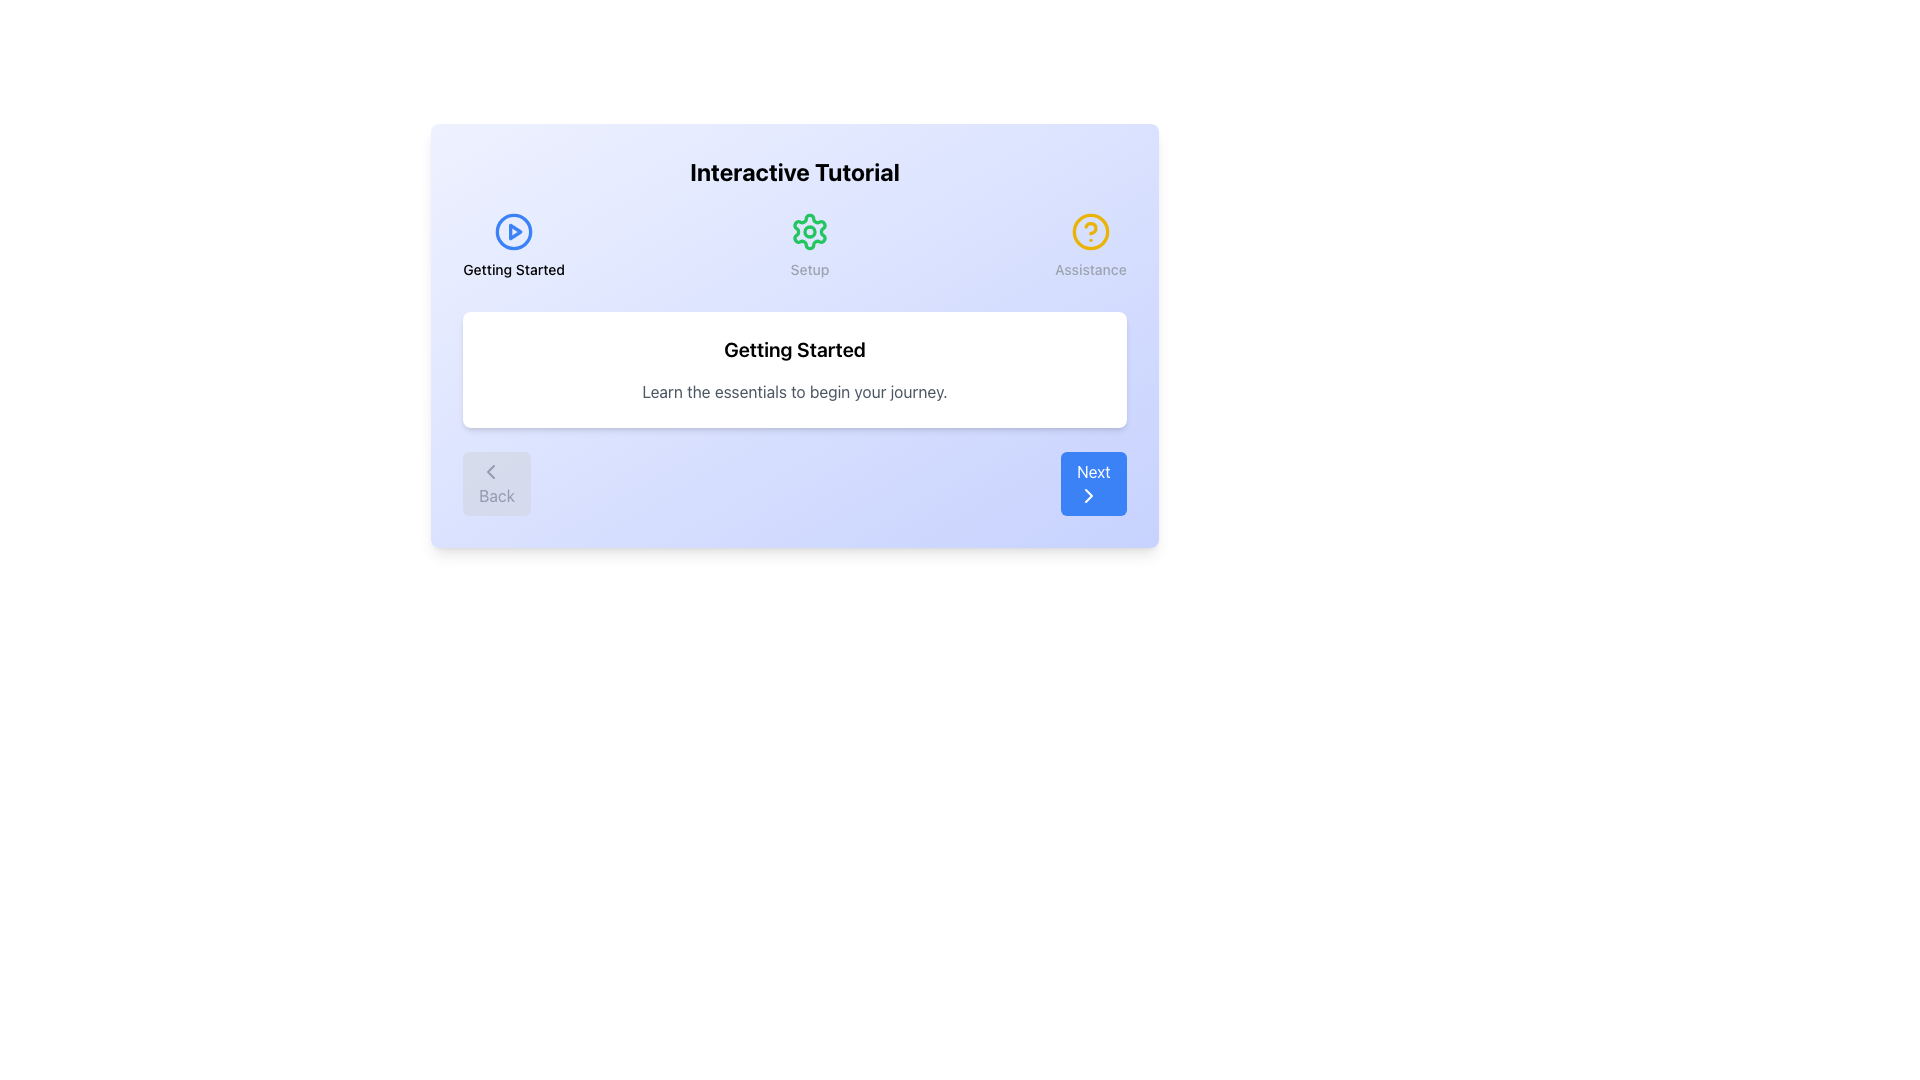 Image resolution: width=1920 pixels, height=1080 pixels. I want to click on the cogwheel icon in the Interactive Tutorial interface, so click(810, 230).